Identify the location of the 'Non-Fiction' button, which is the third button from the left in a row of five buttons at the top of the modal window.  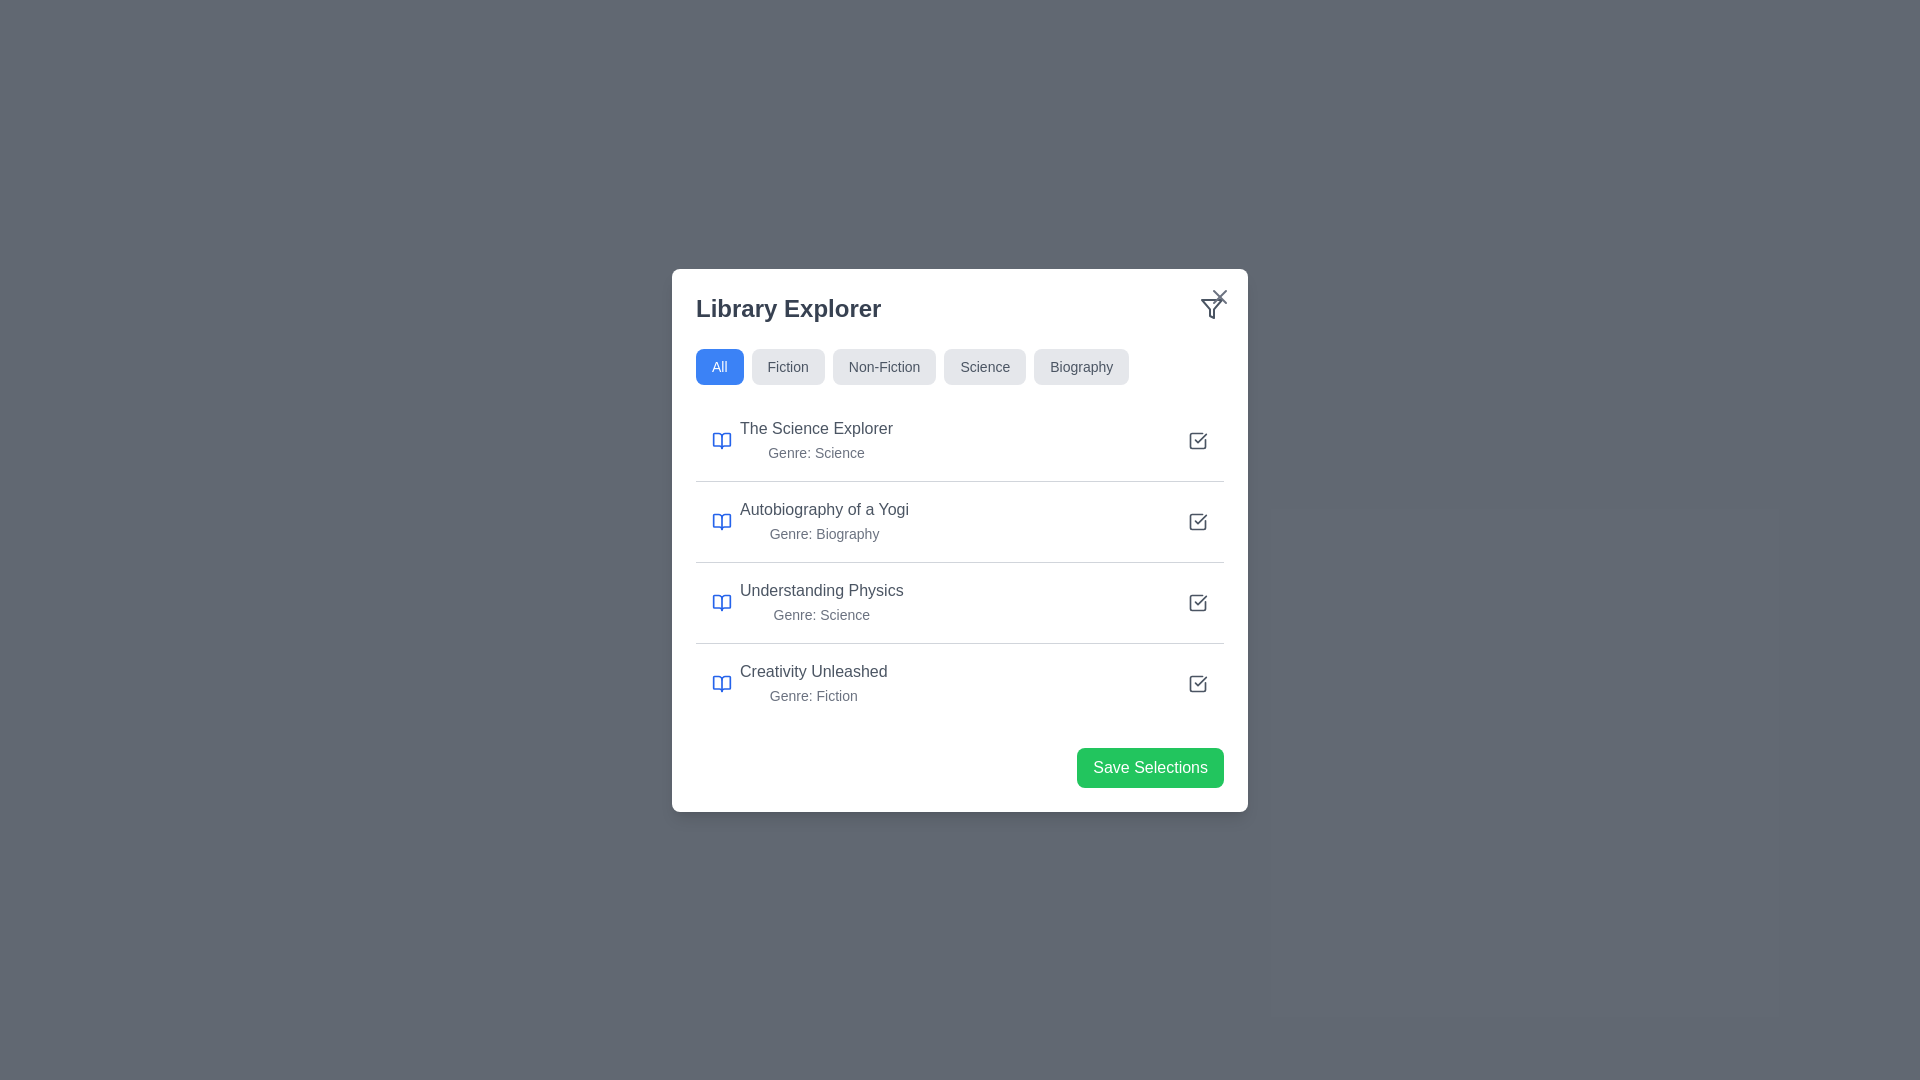
(883, 366).